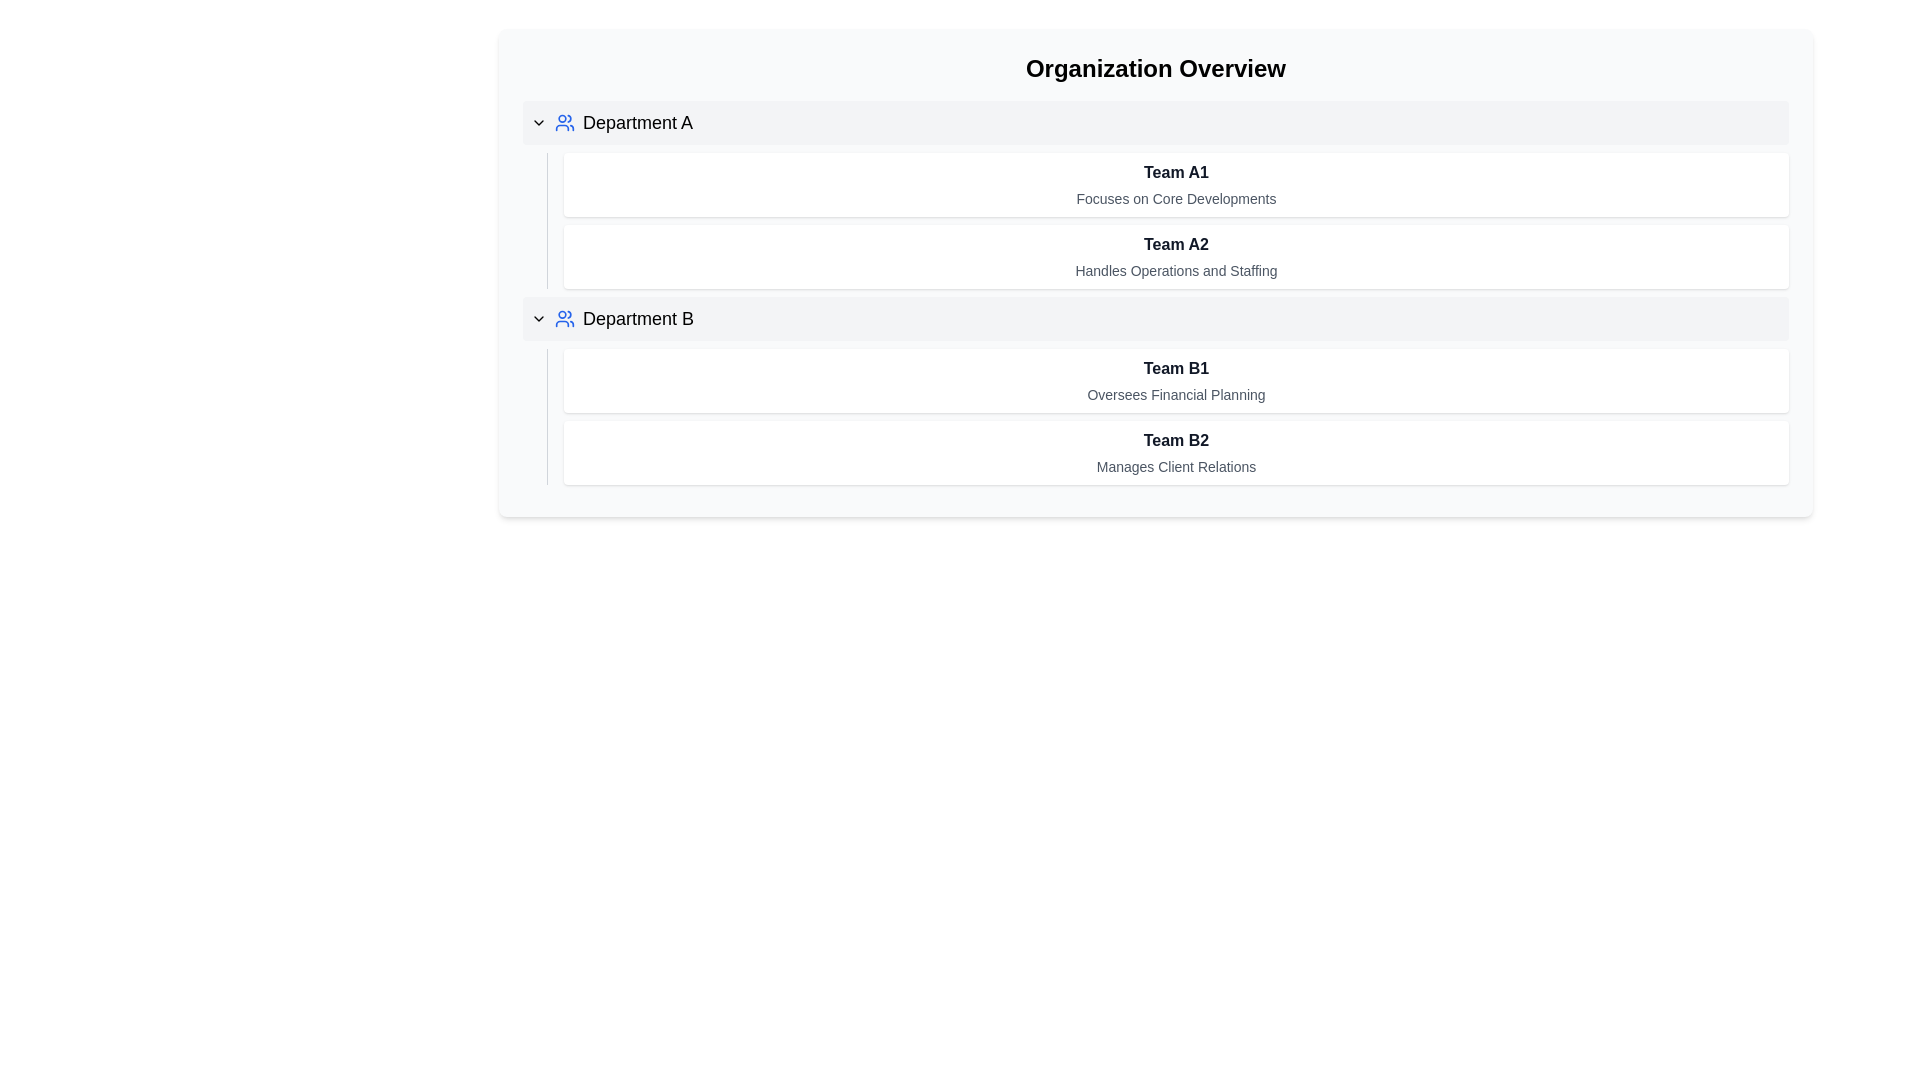 This screenshot has width=1920, height=1080. I want to click on the small downward-pointing chevron icon next to the 'Department B' section header, so click(538, 318).